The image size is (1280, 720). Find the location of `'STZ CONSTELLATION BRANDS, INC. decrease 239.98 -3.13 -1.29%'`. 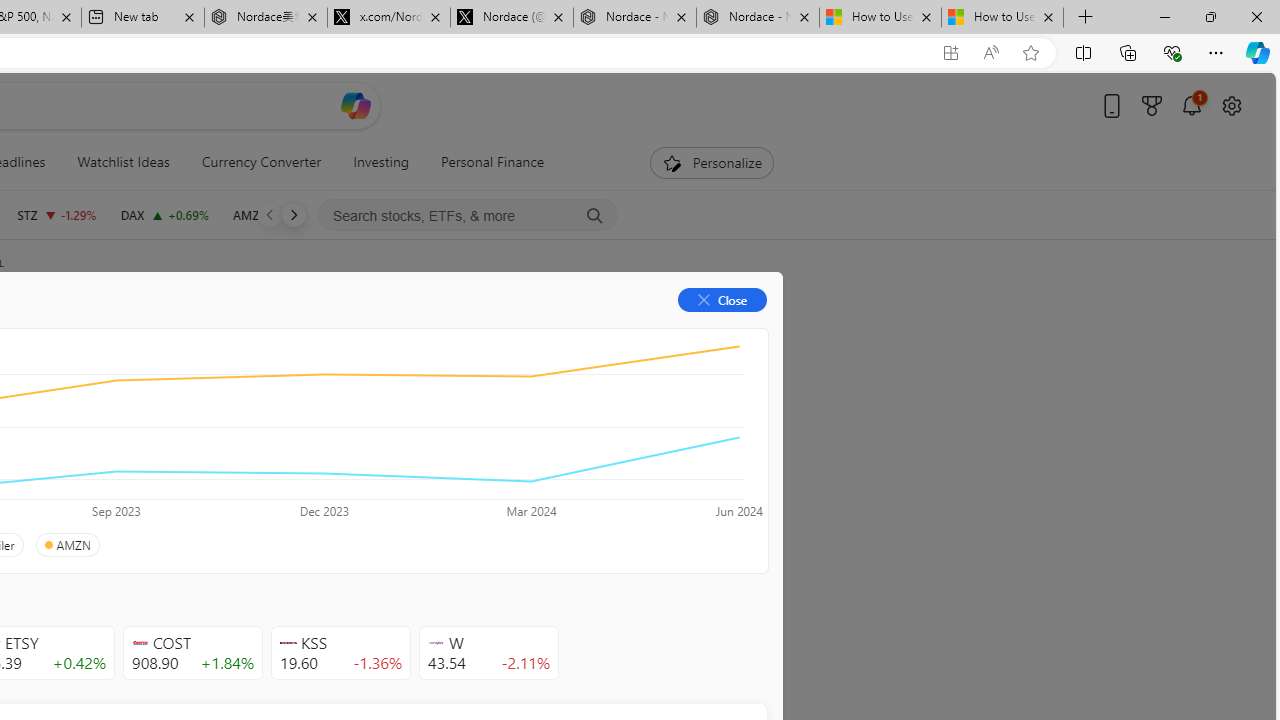

'STZ CONSTELLATION BRANDS, INC. decrease 239.98 -3.13 -1.29%' is located at coordinates (56, 214).